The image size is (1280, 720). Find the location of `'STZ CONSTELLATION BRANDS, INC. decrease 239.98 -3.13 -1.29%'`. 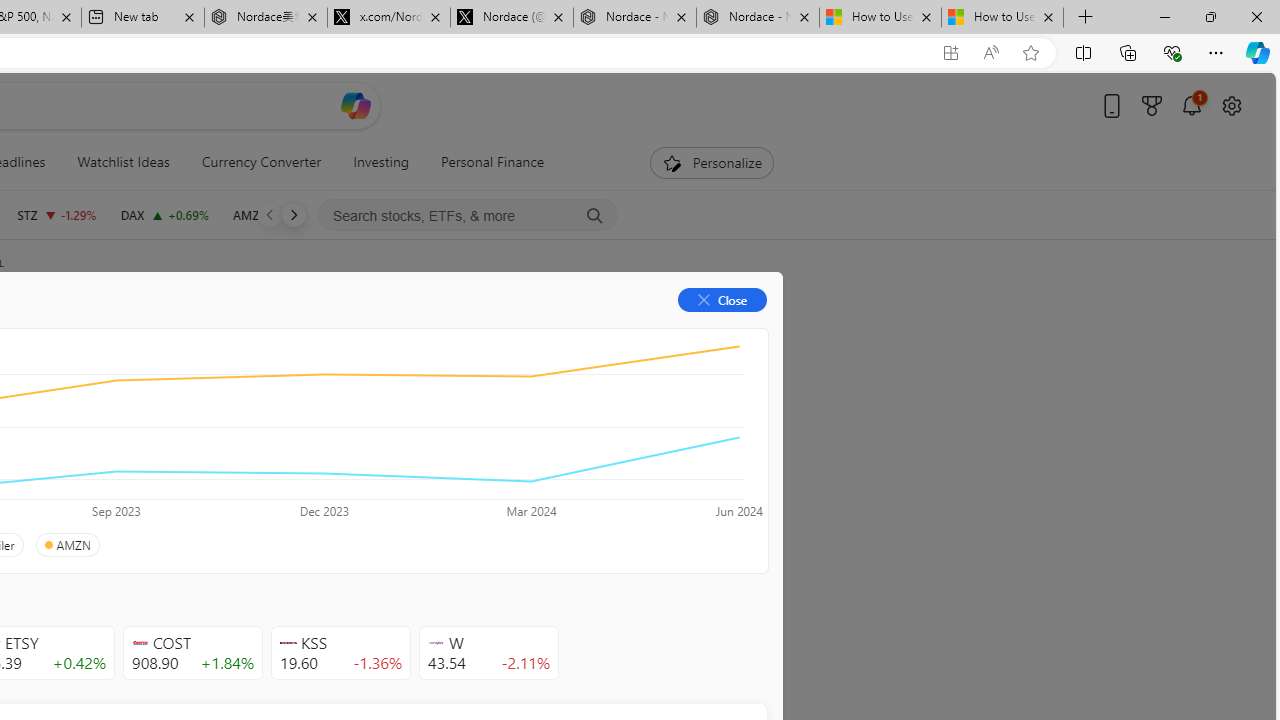

'STZ CONSTELLATION BRANDS, INC. decrease 239.98 -3.13 -1.29%' is located at coordinates (56, 214).